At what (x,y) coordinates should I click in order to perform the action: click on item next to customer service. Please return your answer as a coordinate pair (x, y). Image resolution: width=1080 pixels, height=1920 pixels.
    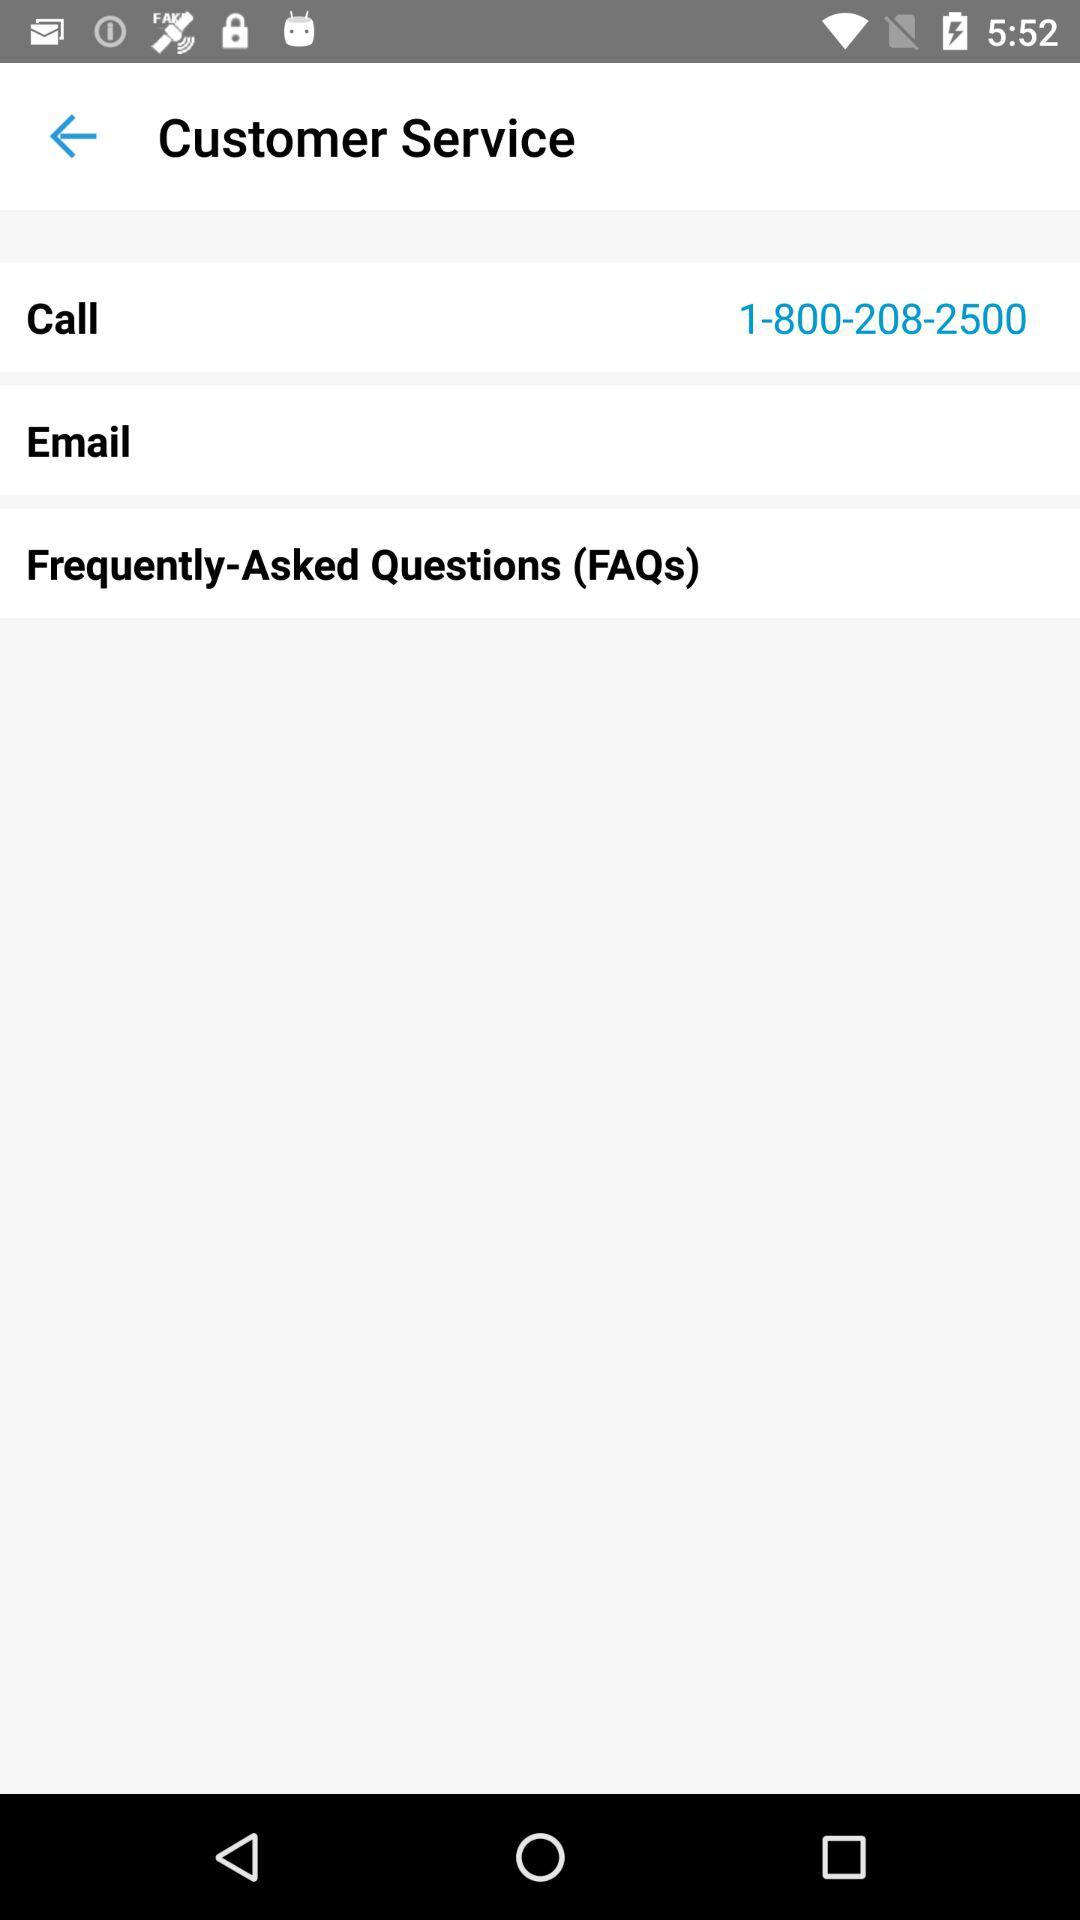
    Looking at the image, I should click on (72, 135).